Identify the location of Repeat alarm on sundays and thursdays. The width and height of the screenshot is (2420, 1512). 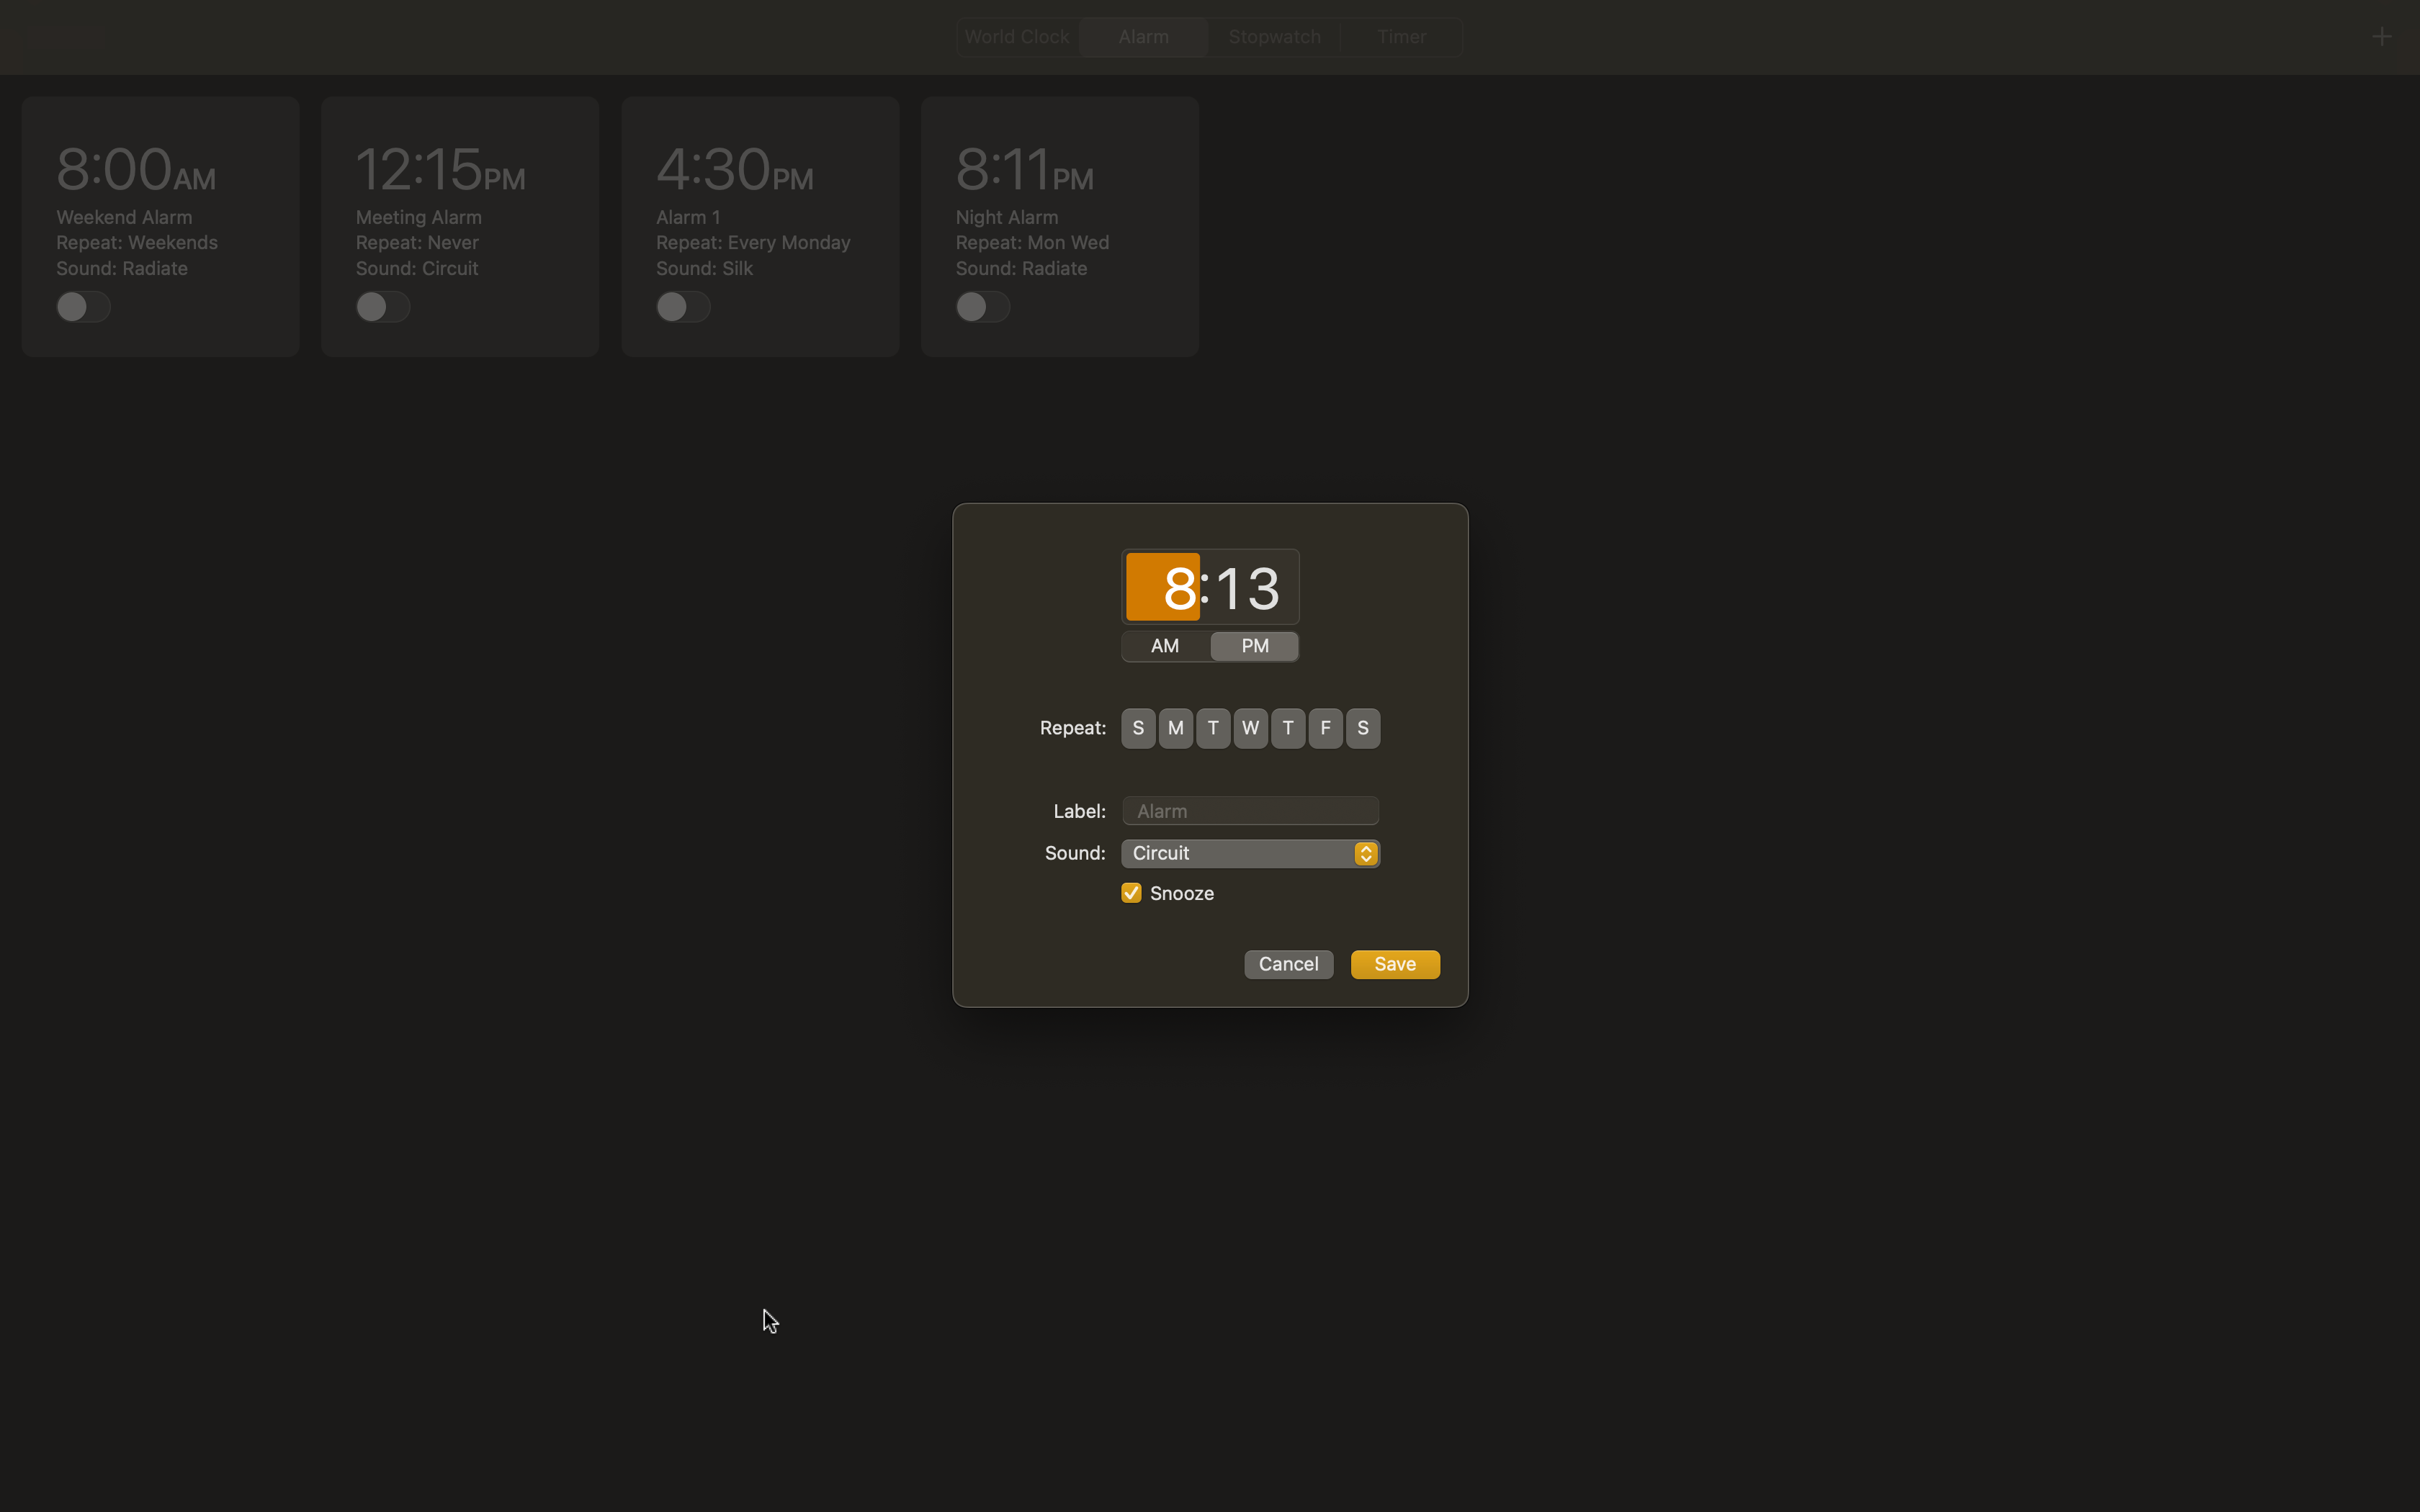
(1137, 727).